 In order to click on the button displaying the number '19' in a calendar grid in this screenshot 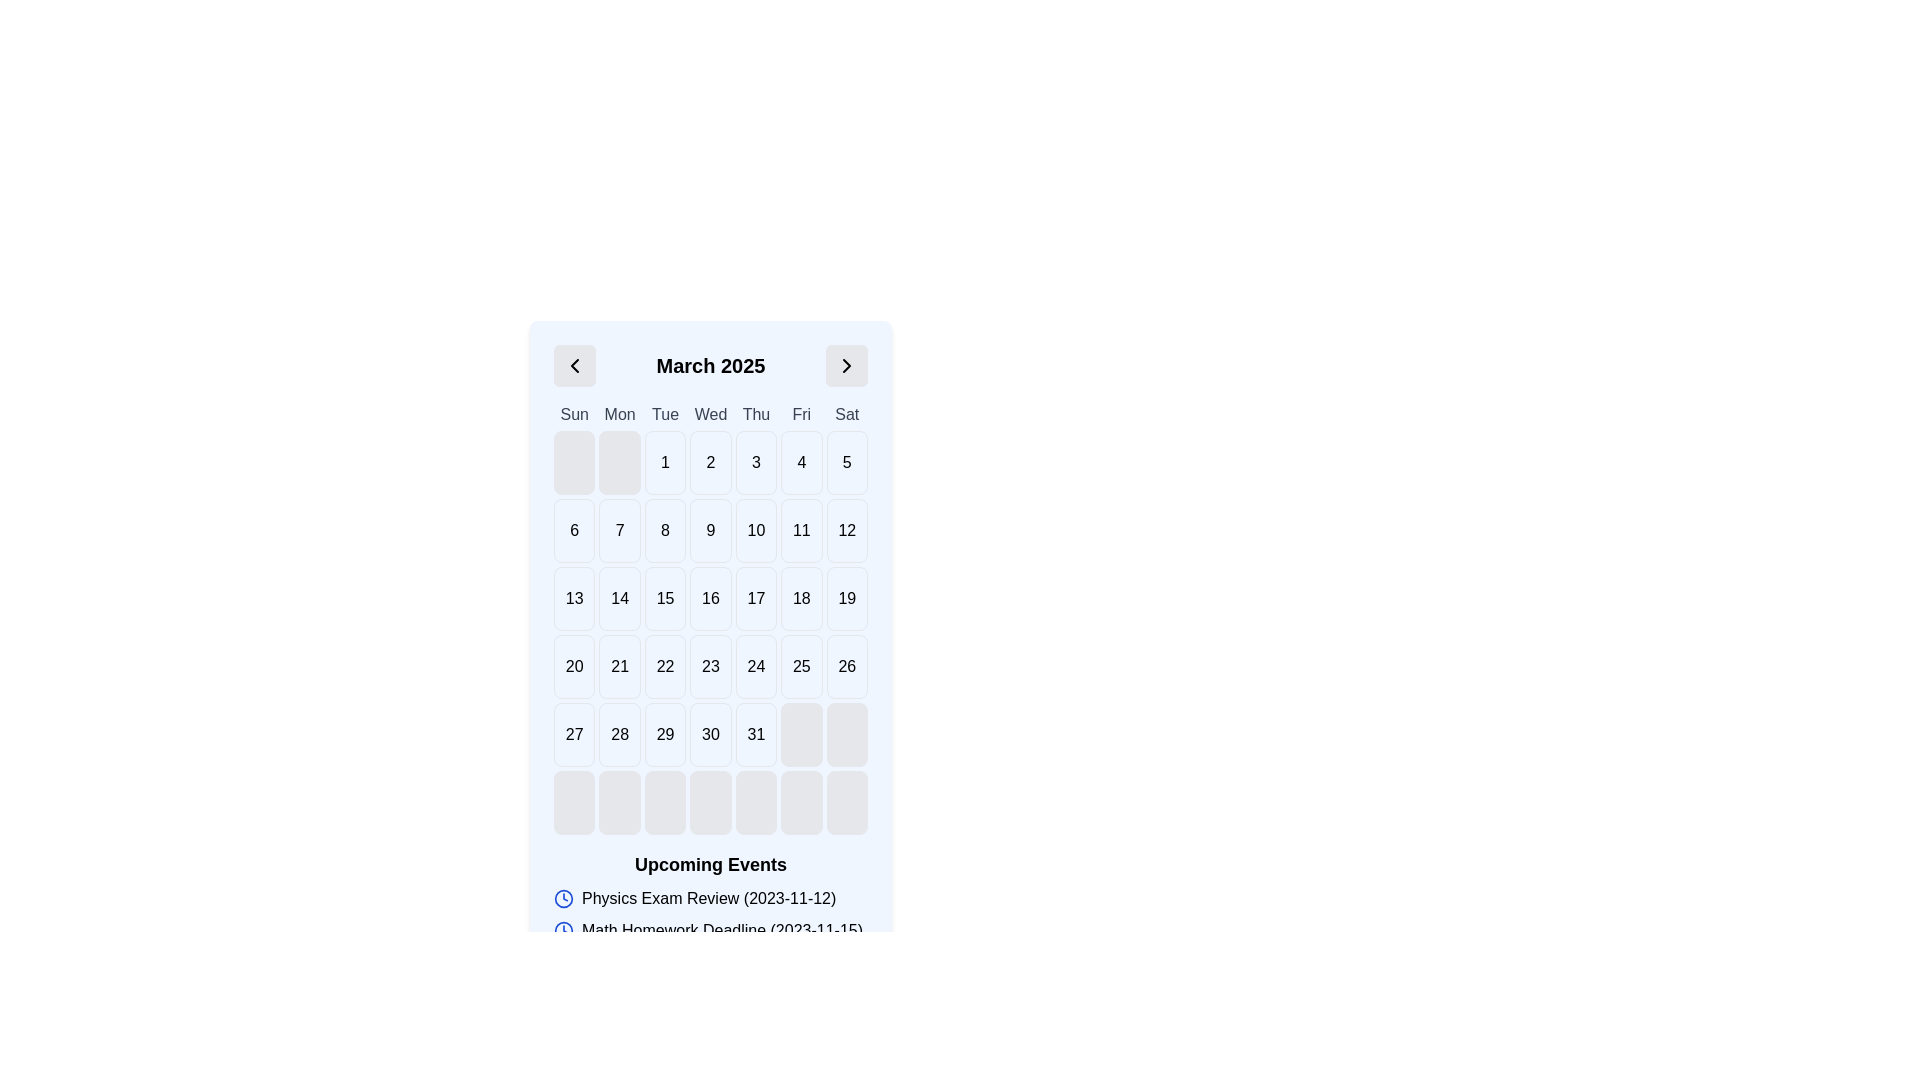, I will do `click(847, 597)`.